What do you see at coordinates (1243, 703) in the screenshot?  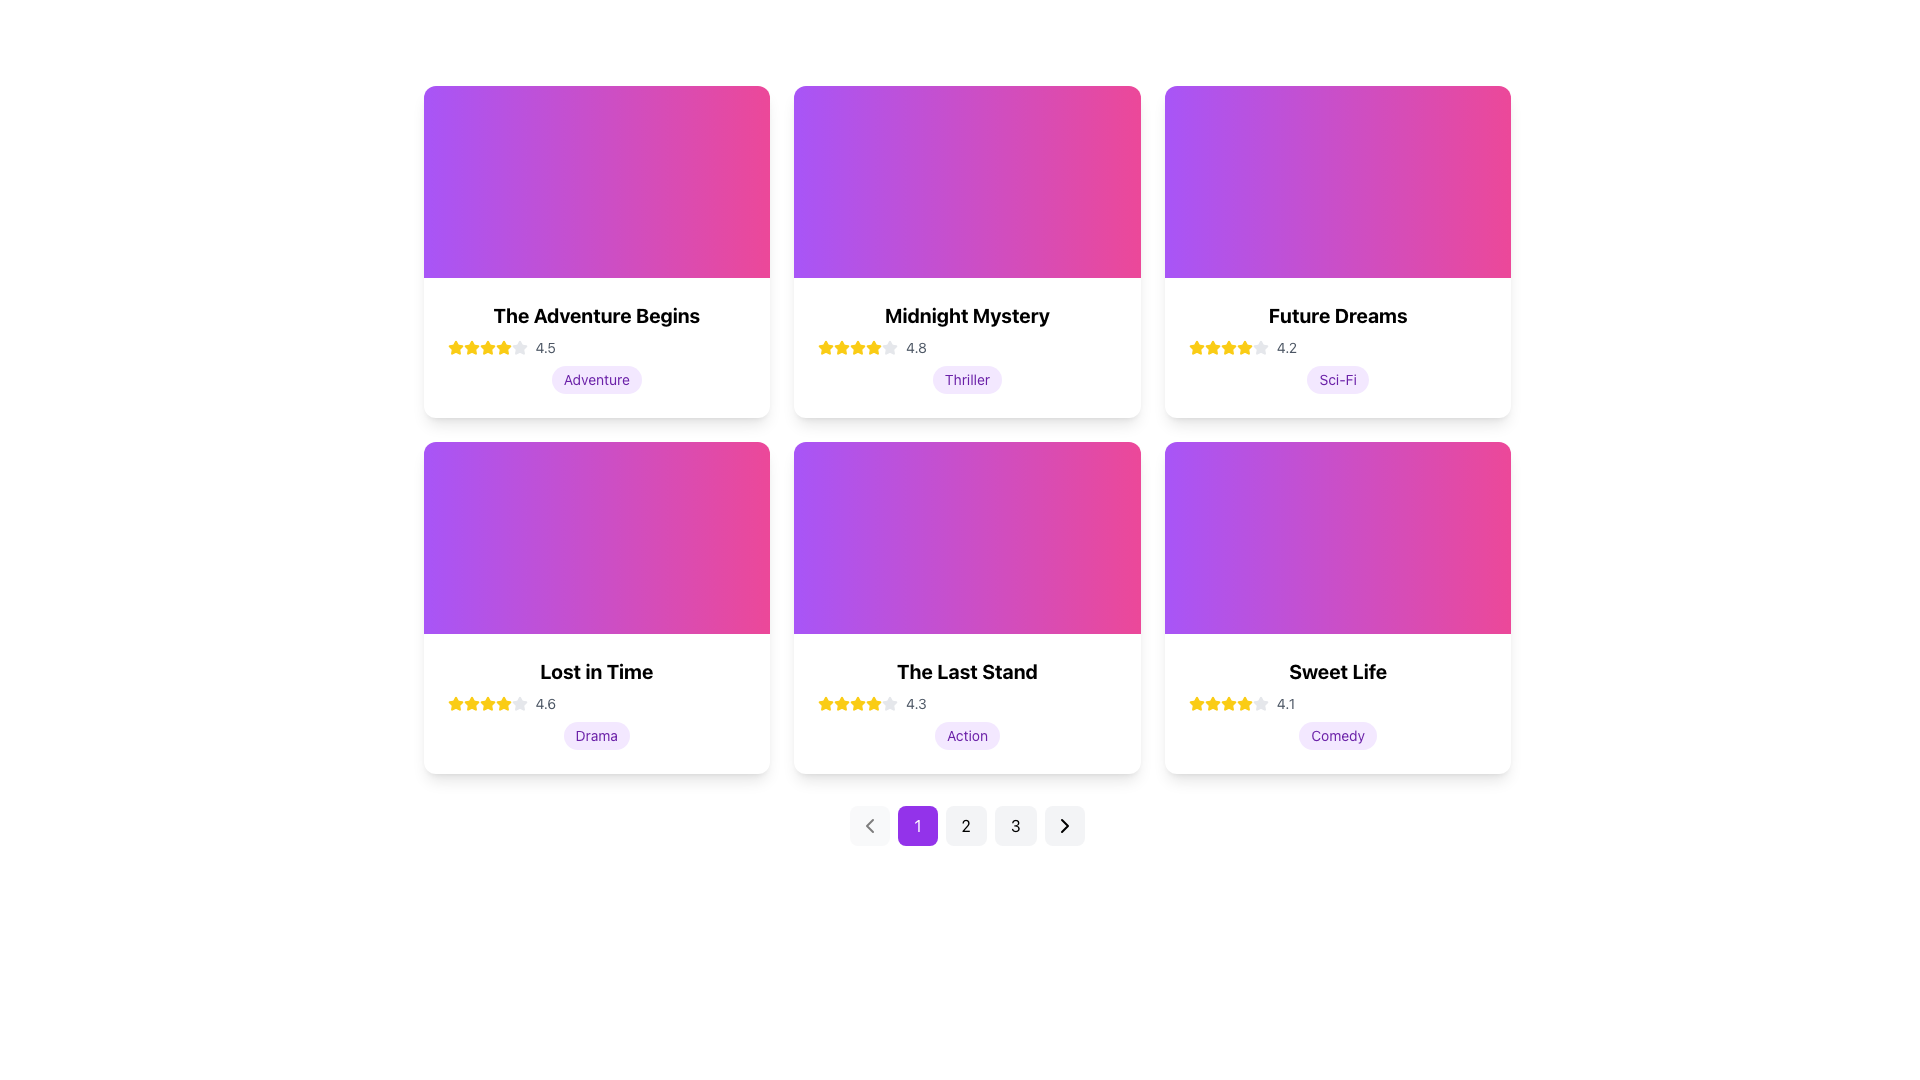 I see `the fifth star icon in the rating display for 'Sweet Life', which is yellow and part of a sequence of stars indicating a rating` at bounding box center [1243, 703].